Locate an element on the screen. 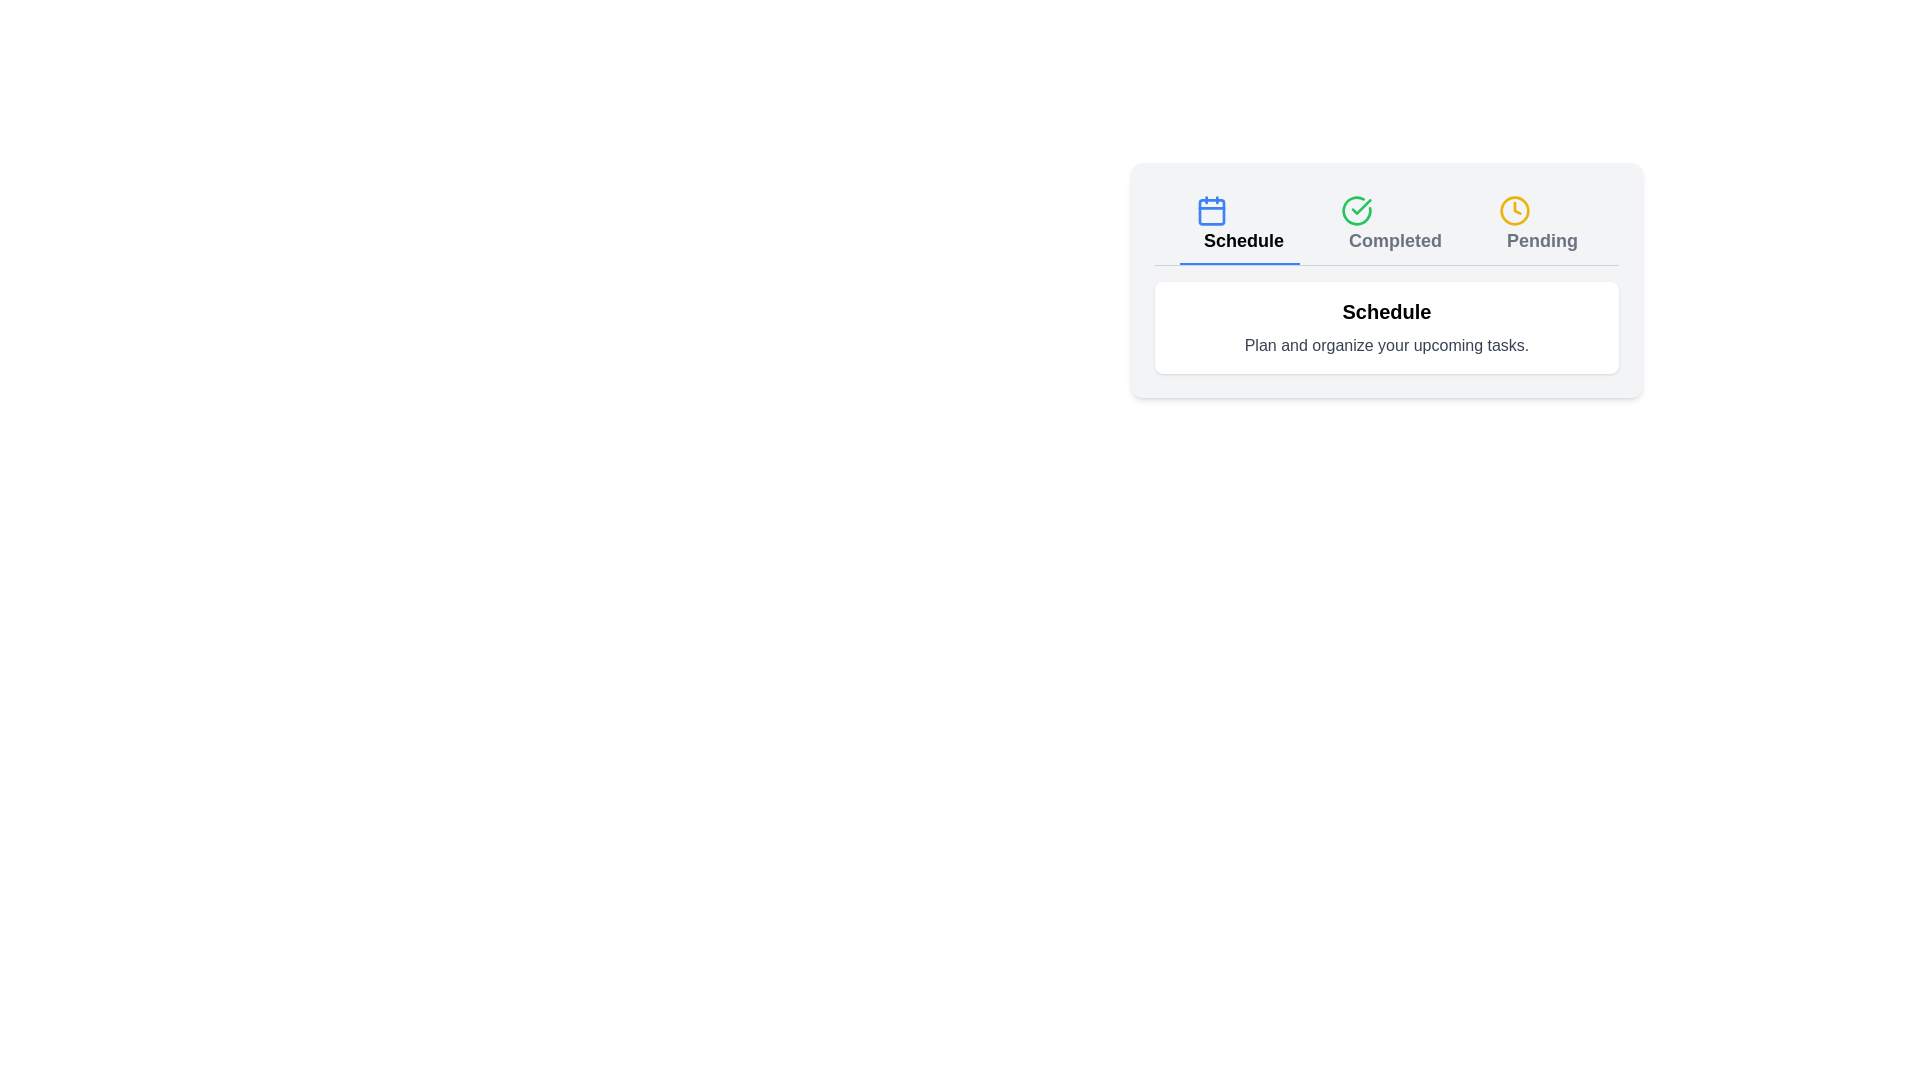  the tab button corresponding to Pending is located at coordinates (1536, 225).